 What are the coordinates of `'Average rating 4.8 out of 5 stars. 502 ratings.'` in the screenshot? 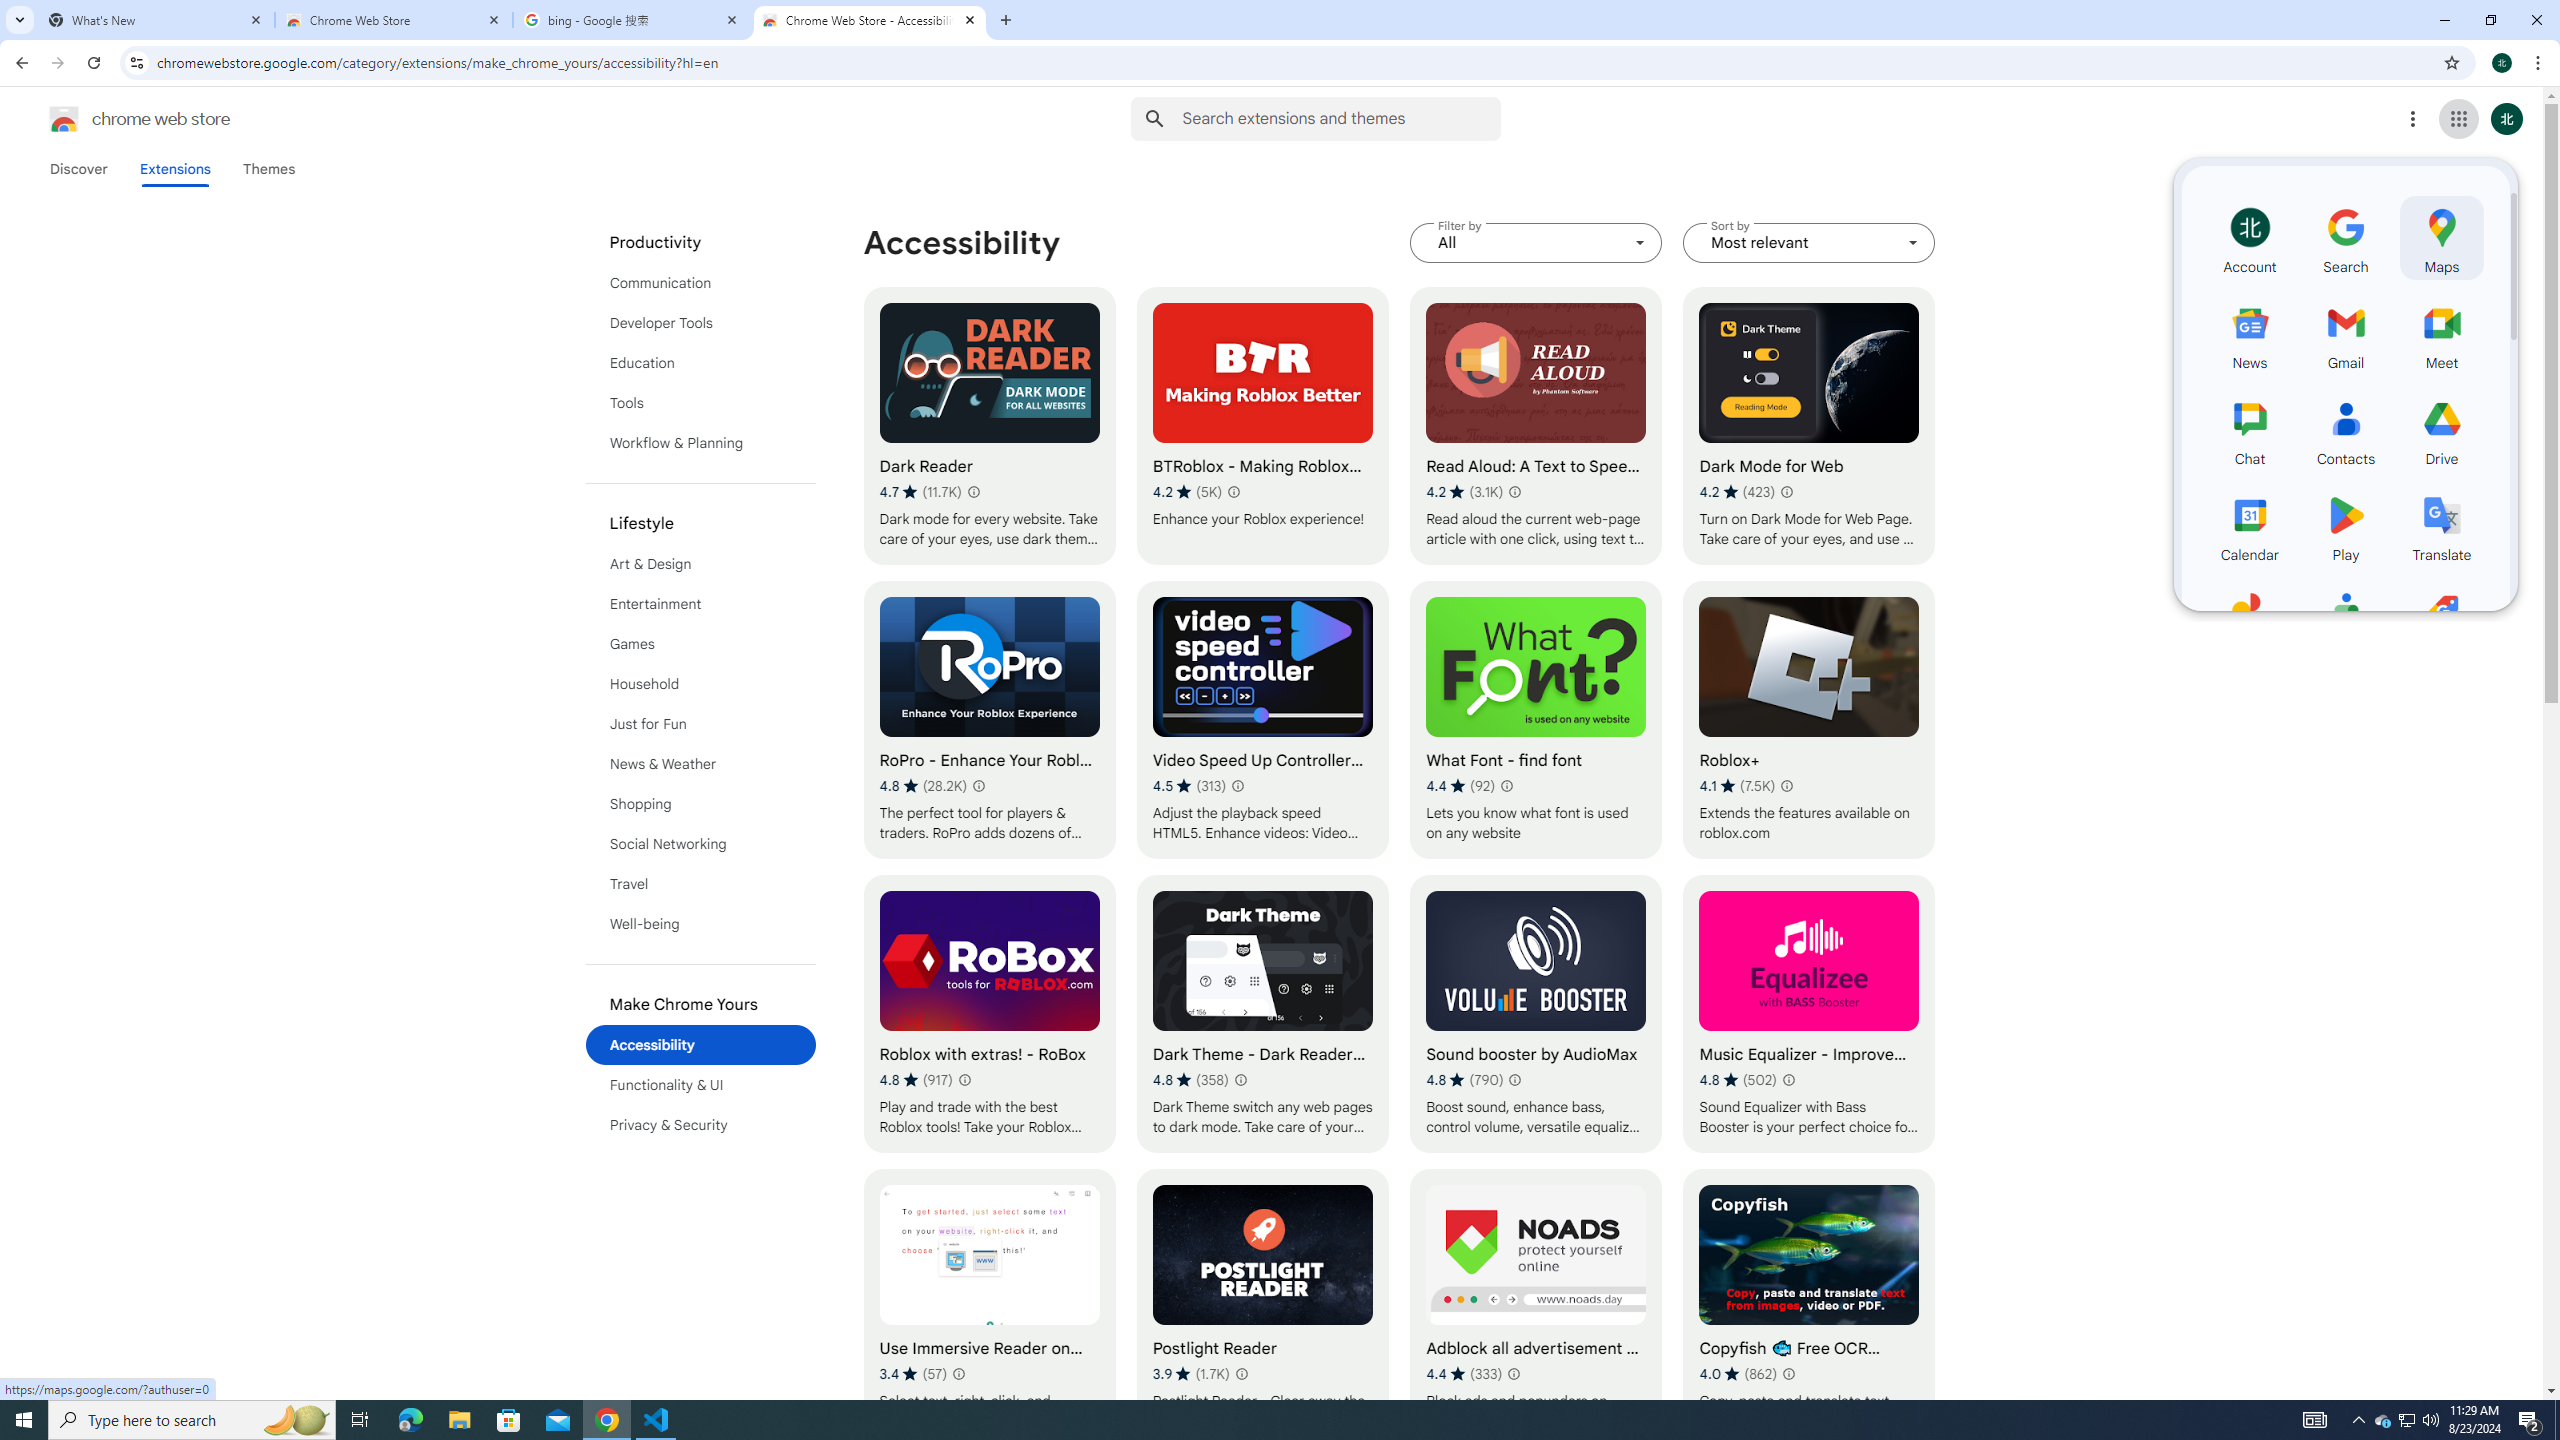 It's located at (1738, 1080).